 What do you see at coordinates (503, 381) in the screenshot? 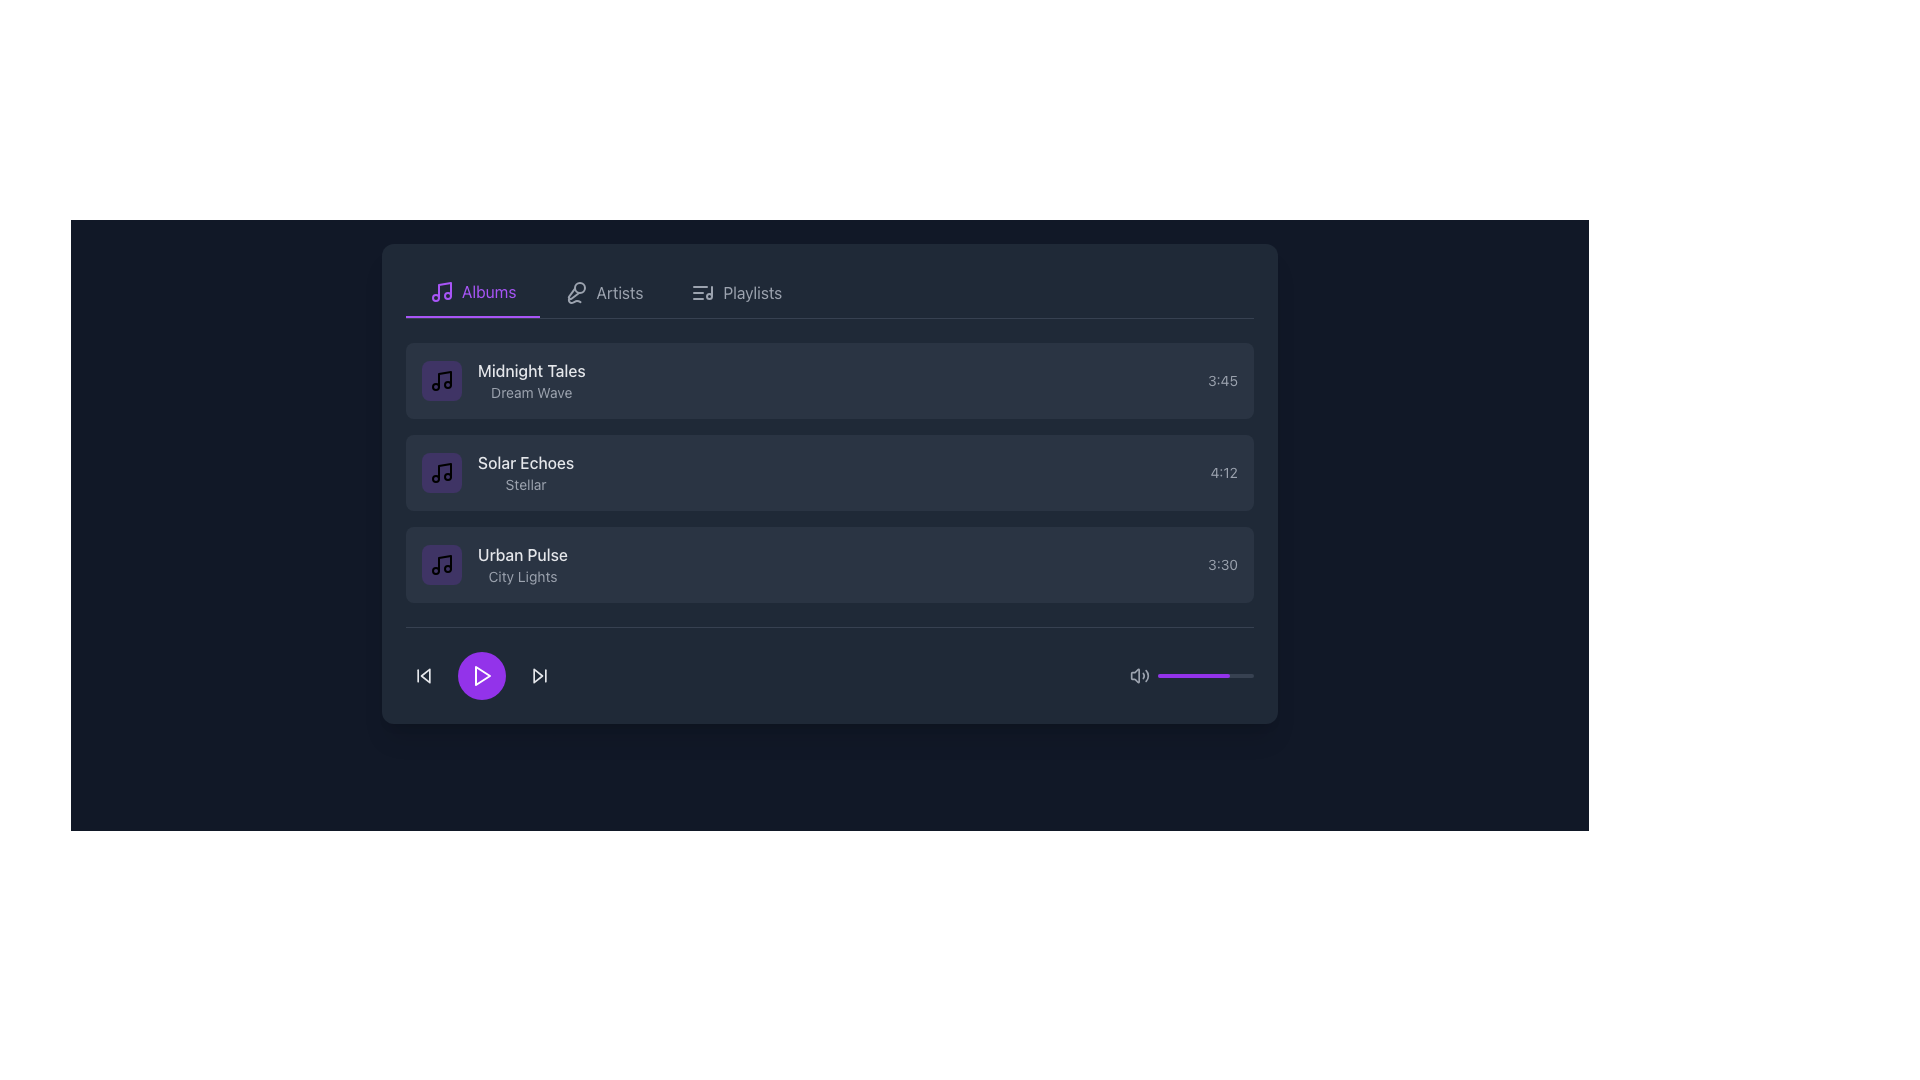
I see `the first item in the music tracks list, titled 'Midnight Tales'` at bounding box center [503, 381].